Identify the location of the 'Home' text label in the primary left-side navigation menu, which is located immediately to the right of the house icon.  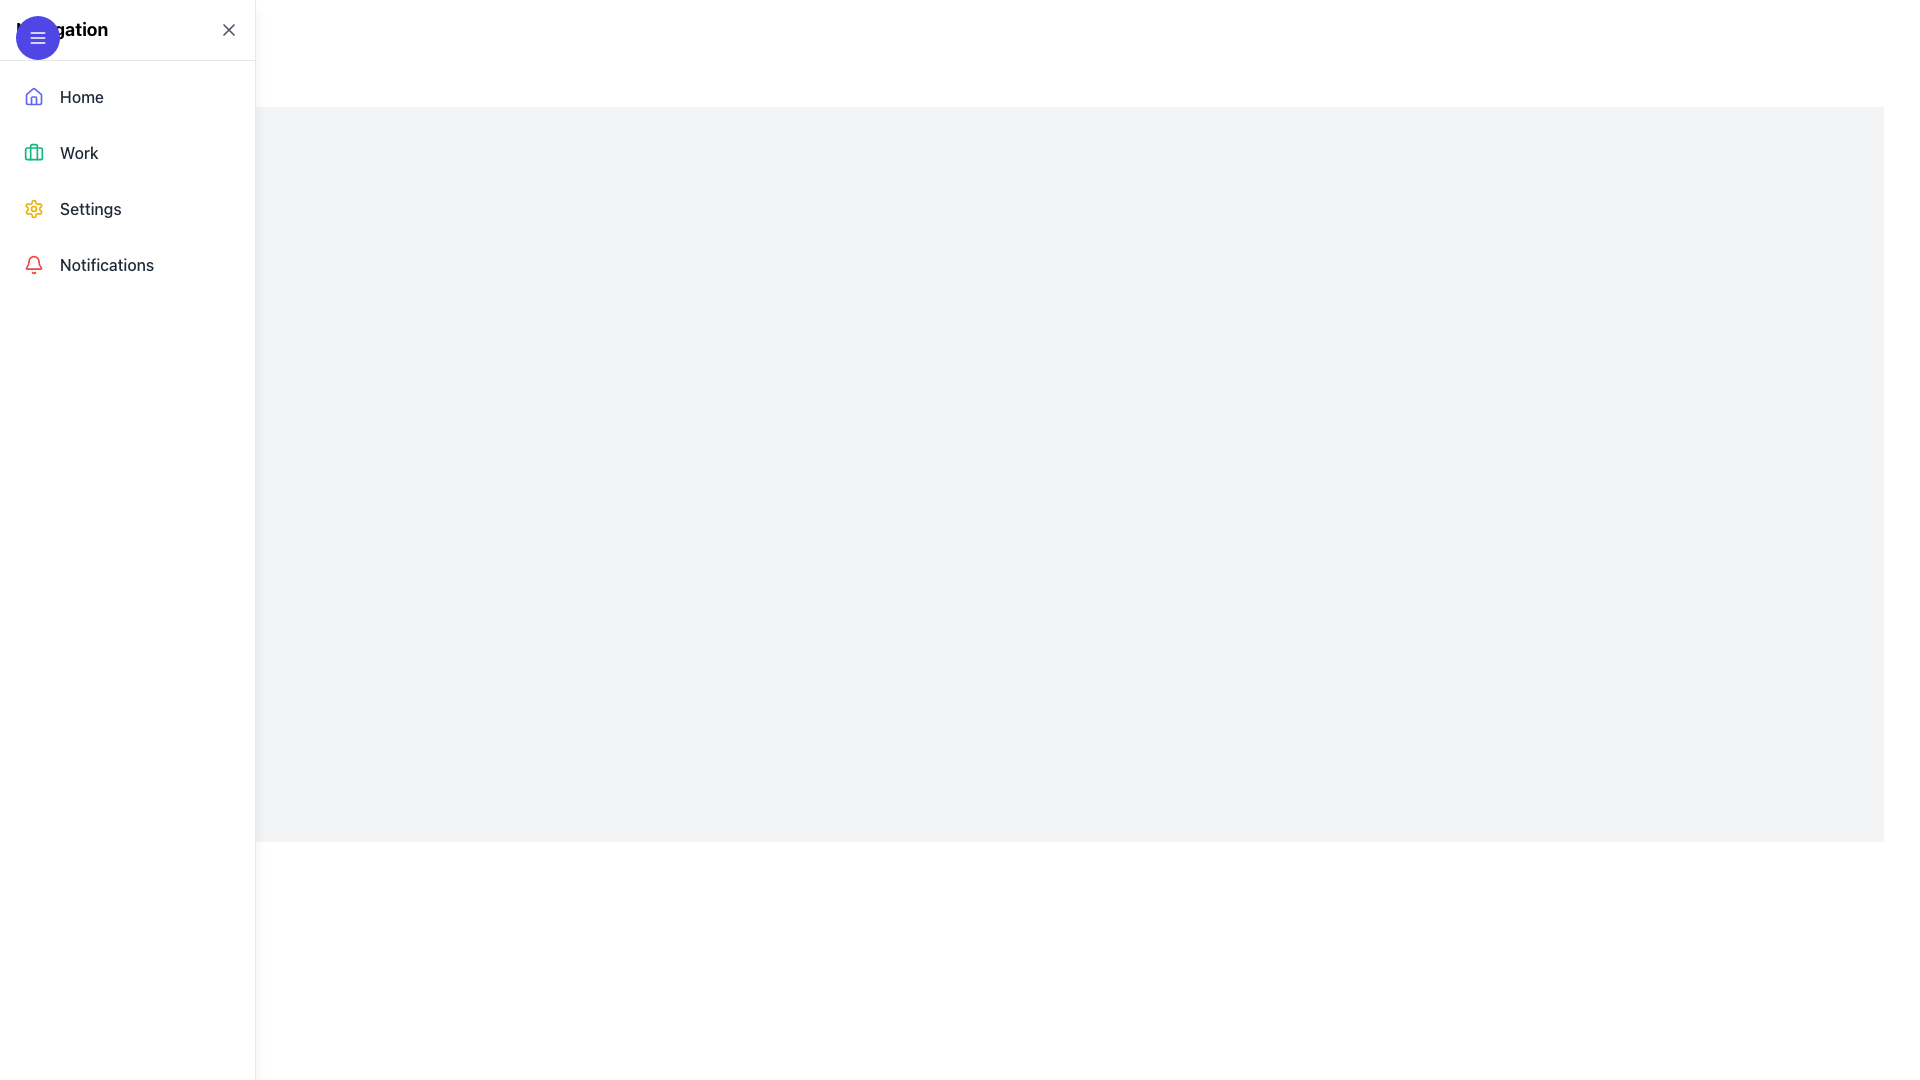
(80, 96).